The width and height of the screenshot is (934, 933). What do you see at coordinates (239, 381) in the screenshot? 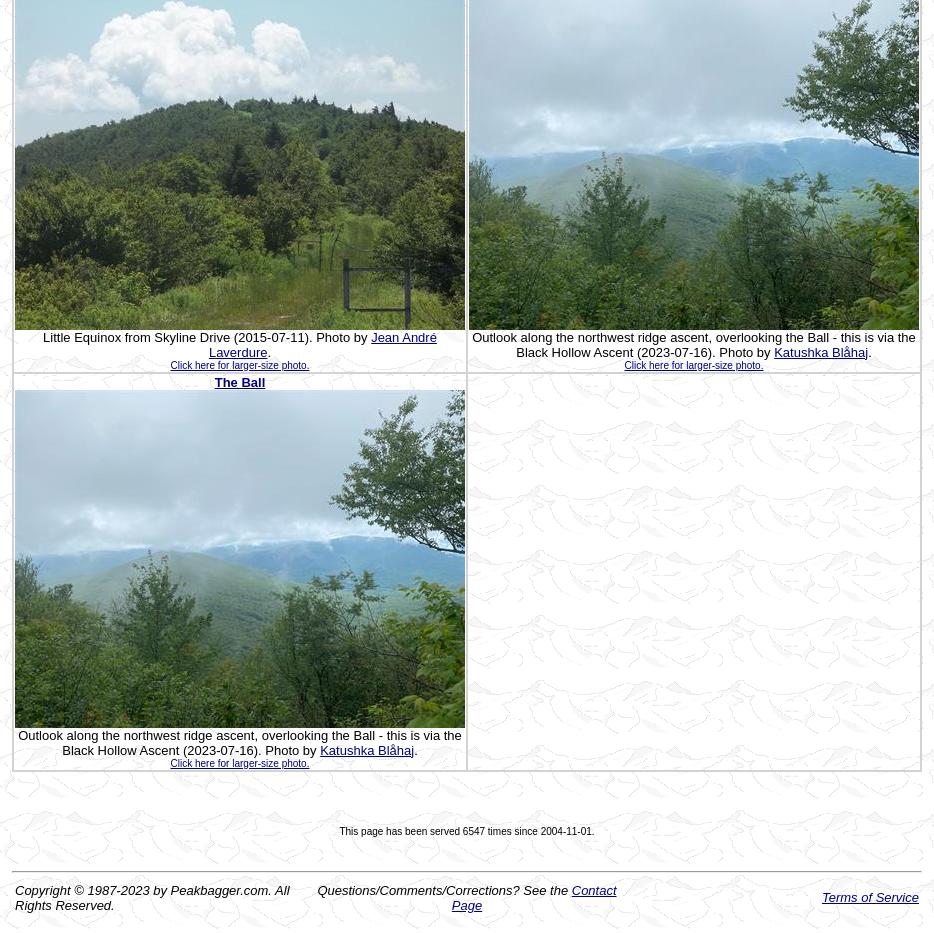
I see `'The Ball'` at bounding box center [239, 381].